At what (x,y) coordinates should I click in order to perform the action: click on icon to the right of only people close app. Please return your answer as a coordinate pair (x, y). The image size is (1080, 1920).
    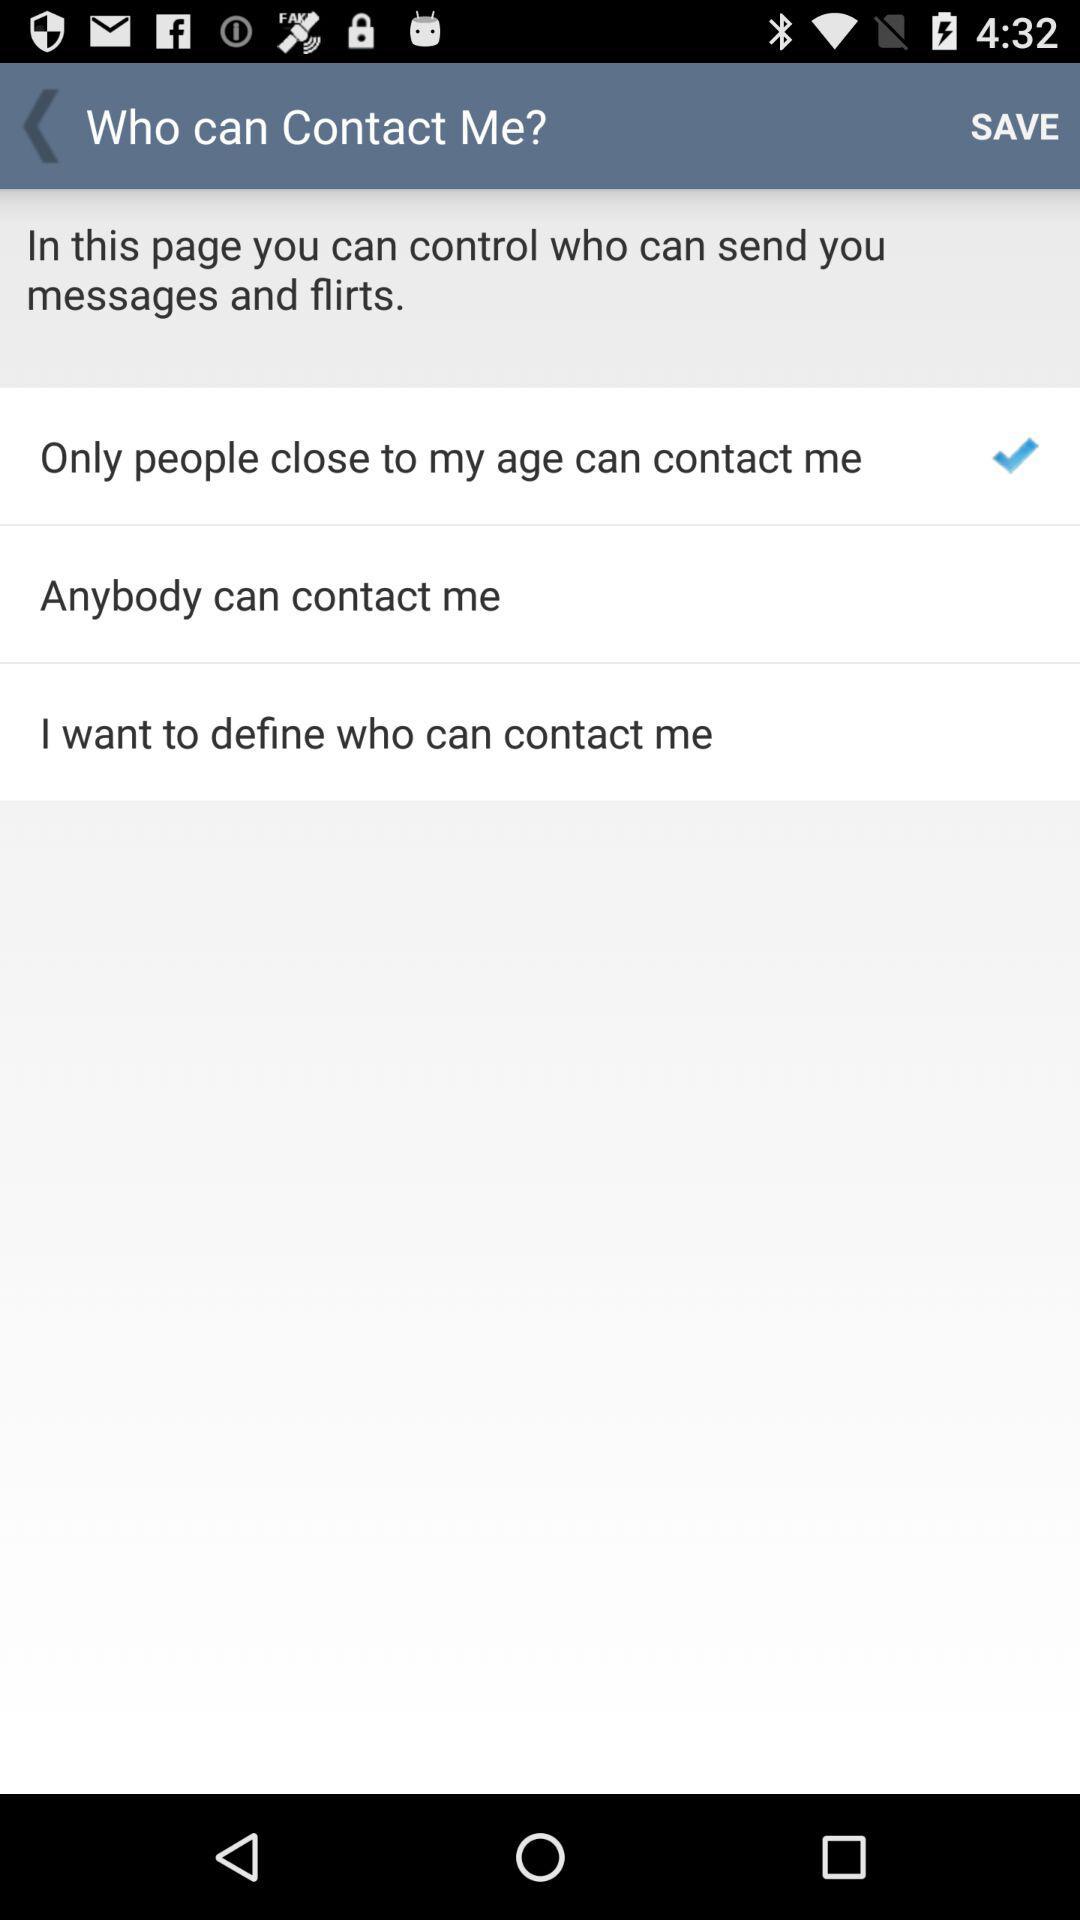
    Looking at the image, I should click on (1015, 454).